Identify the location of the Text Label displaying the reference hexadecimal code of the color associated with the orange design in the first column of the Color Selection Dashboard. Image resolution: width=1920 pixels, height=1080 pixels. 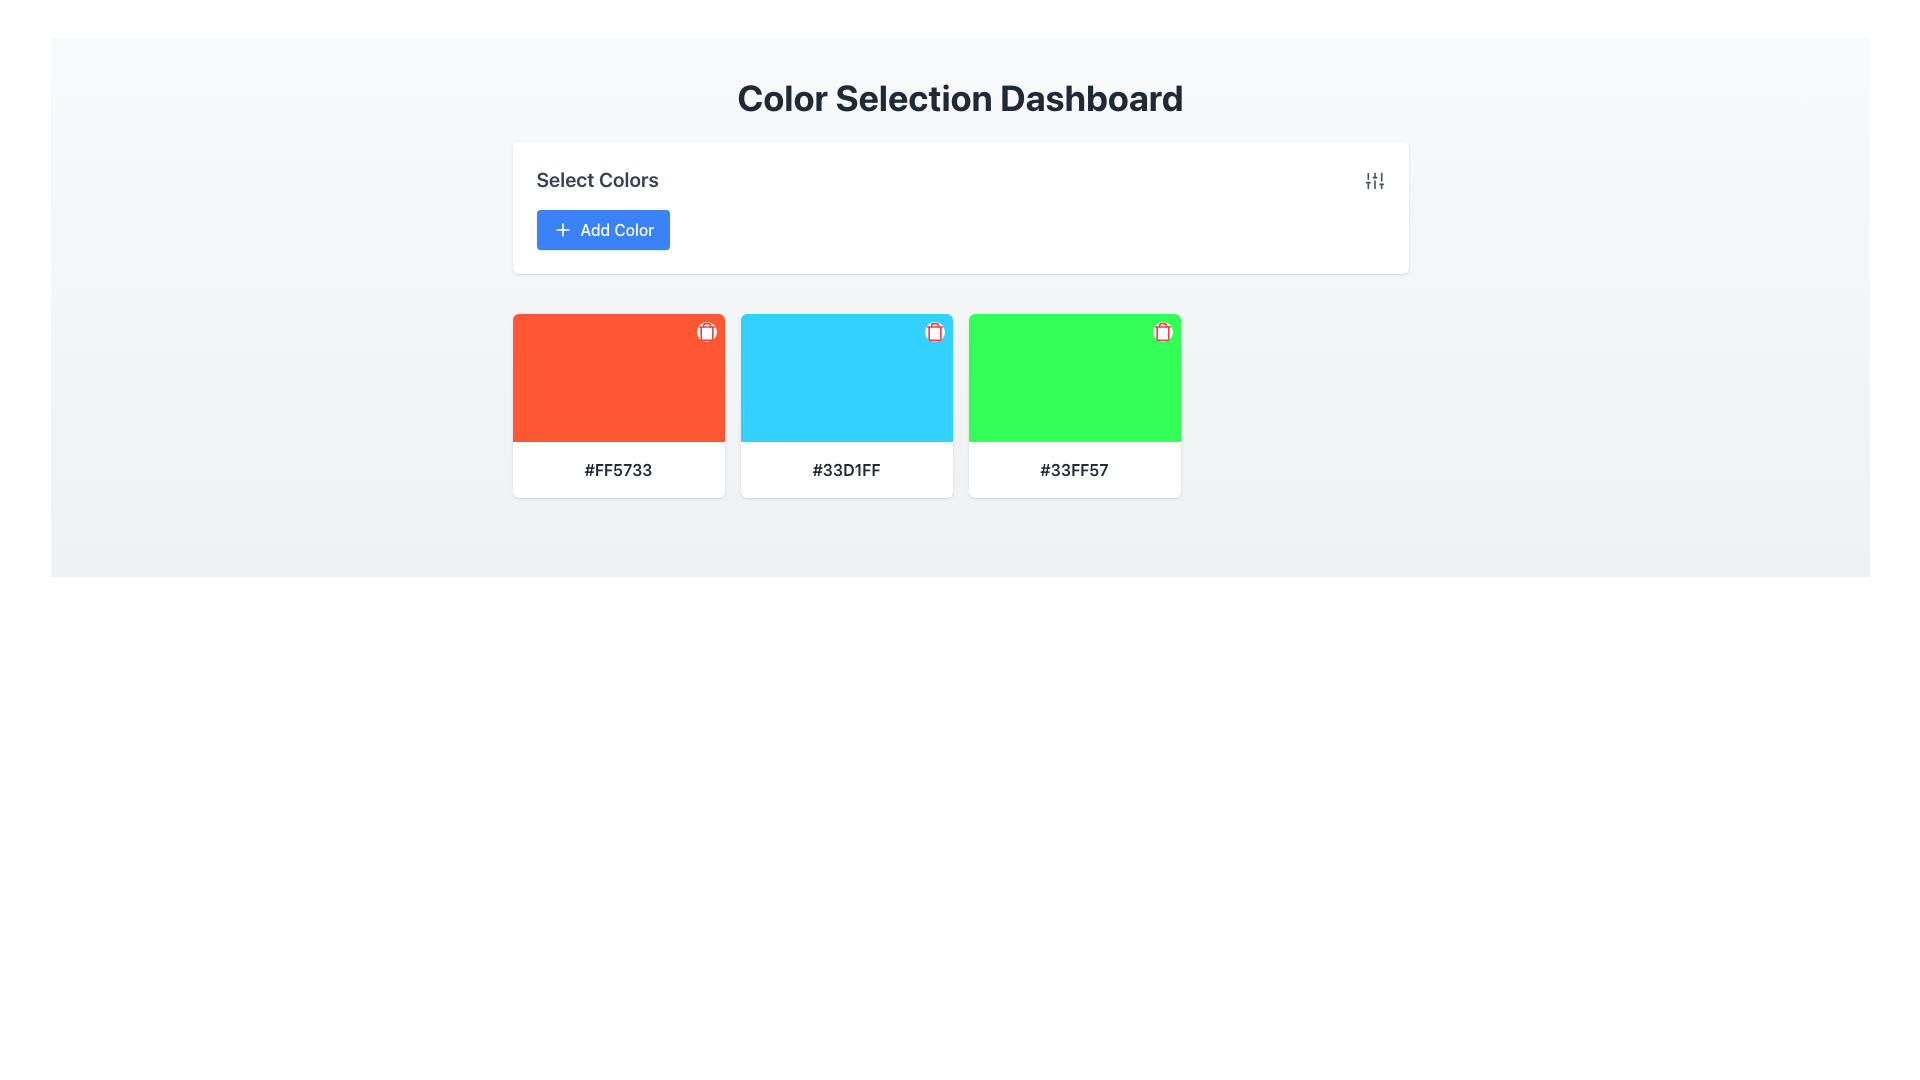
(617, 470).